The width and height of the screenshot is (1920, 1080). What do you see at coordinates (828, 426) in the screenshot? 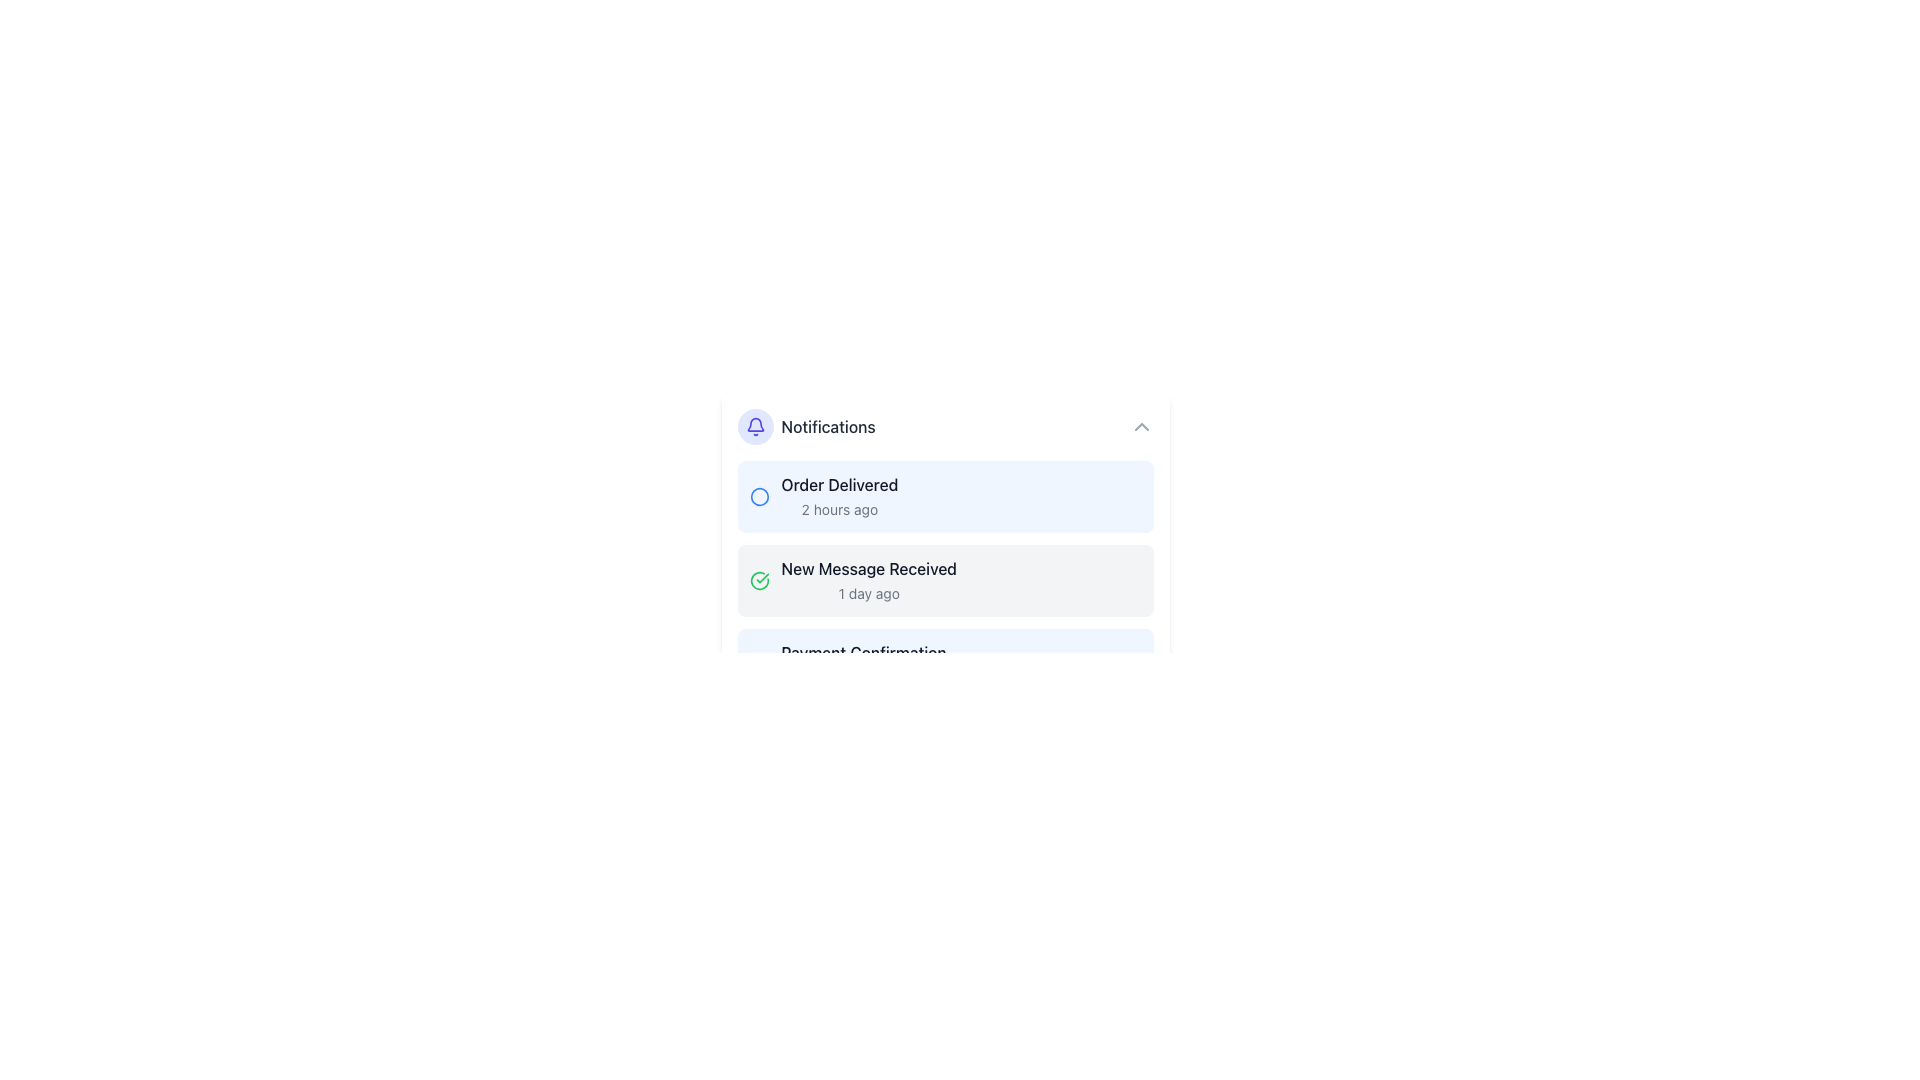
I see `contents of the 'Notifications' text label displayed in medium-weight font and dark gray color, located immediately to the right of the bell icon in the notifications header section` at bounding box center [828, 426].